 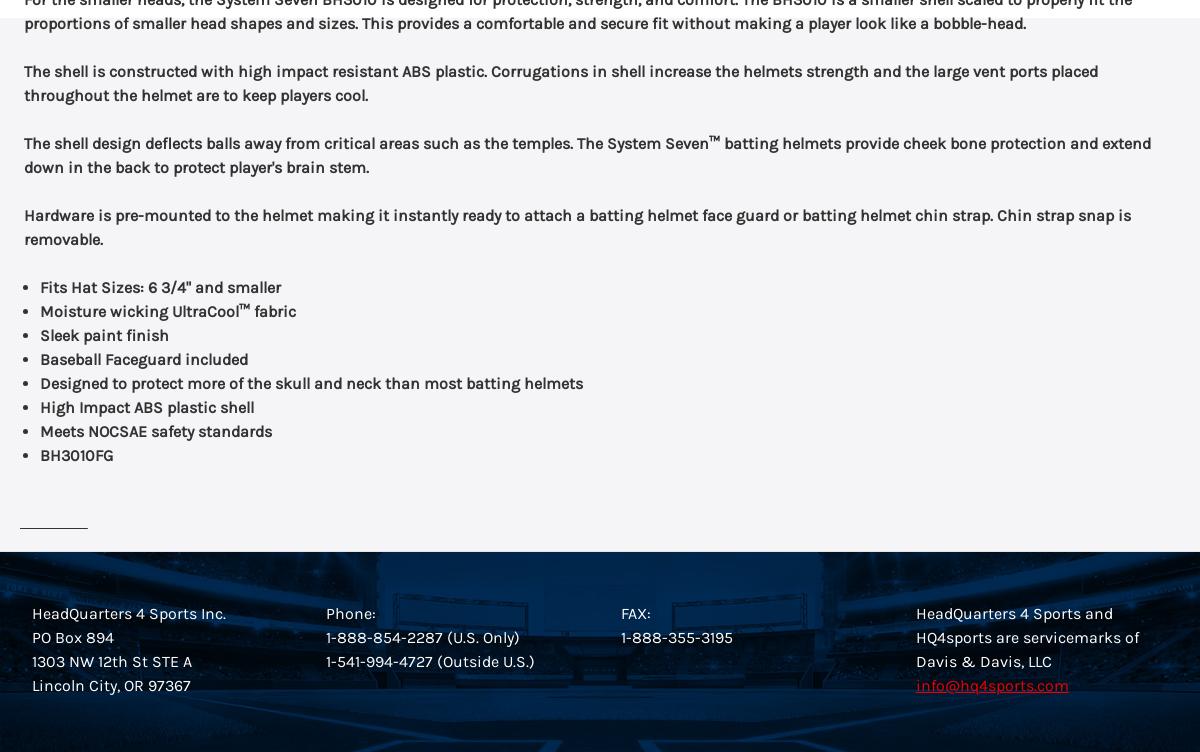 What do you see at coordinates (30, 684) in the screenshot?
I see `'Lincoln City, OR 97367'` at bounding box center [30, 684].